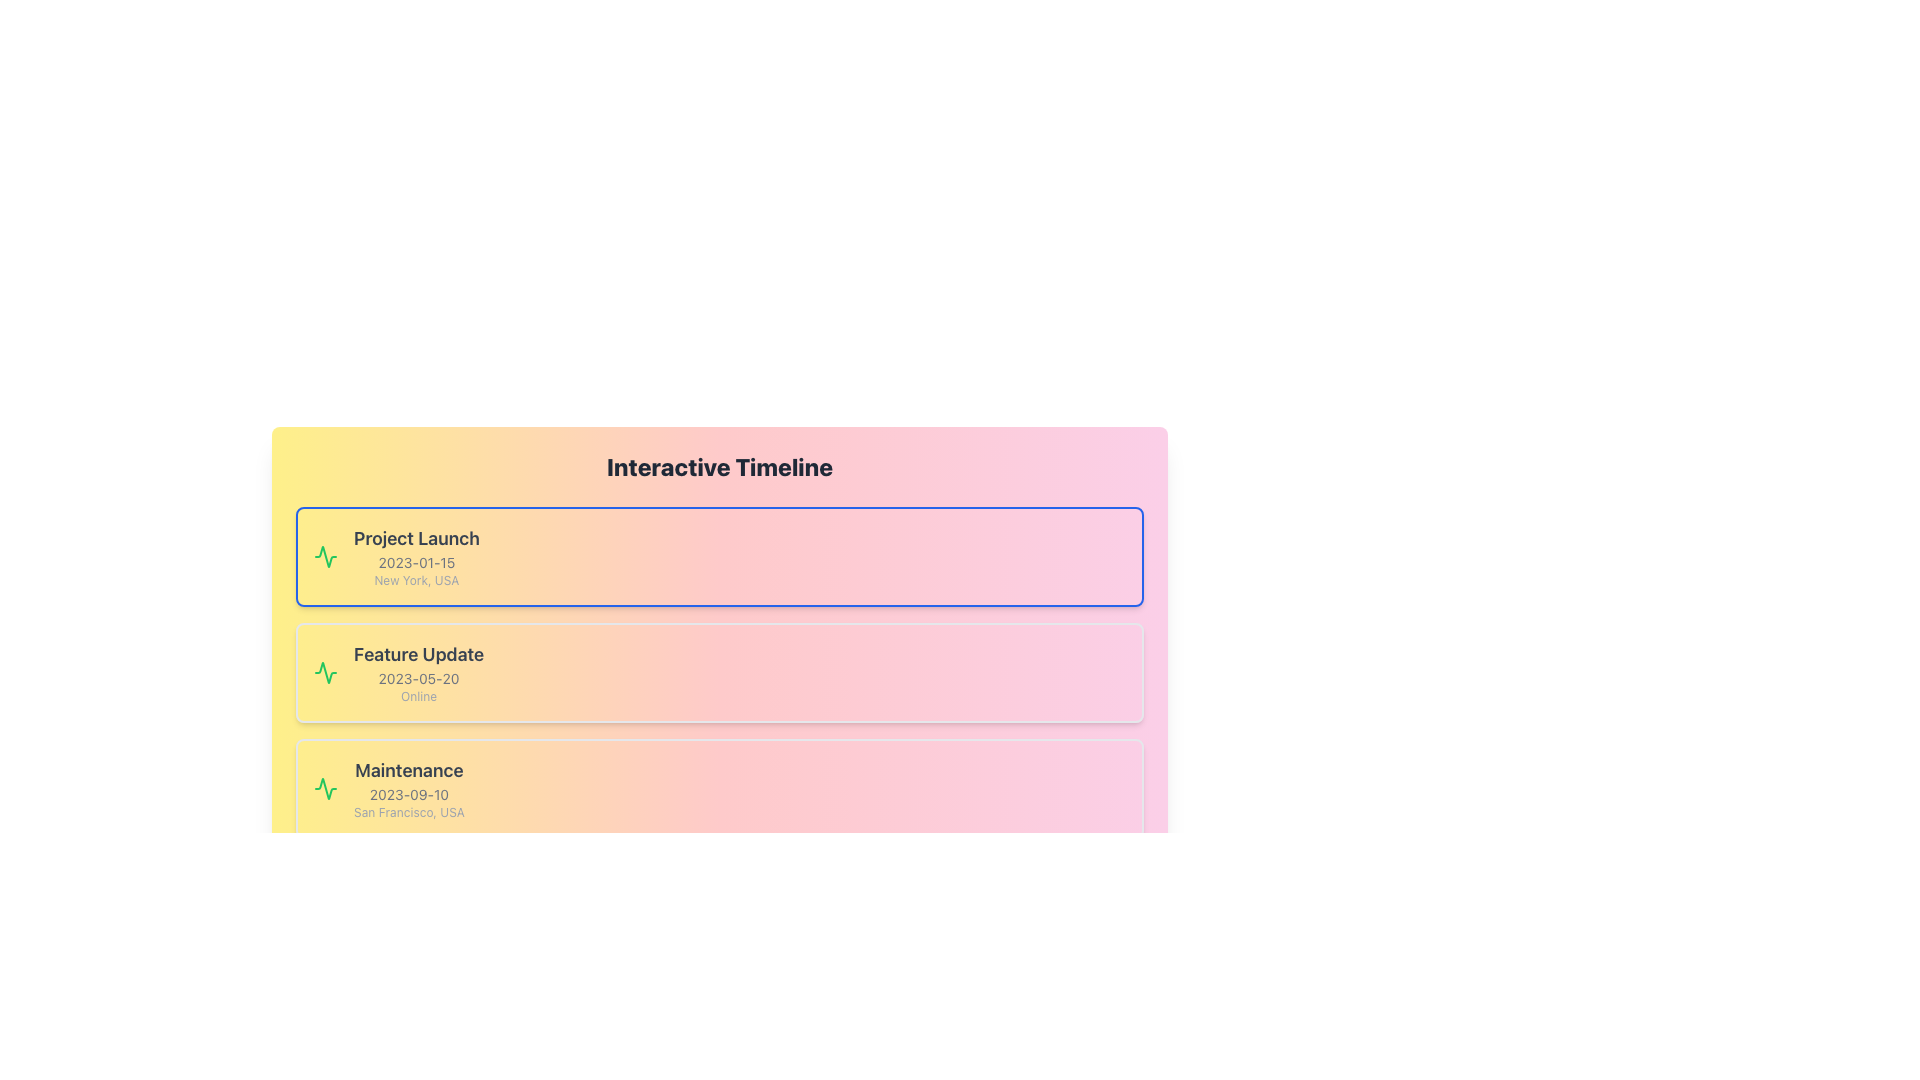 Image resolution: width=1920 pixels, height=1080 pixels. Describe the element at coordinates (326, 672) in the screenshot. I see `the vibrant green jagged waveform icon located in the upper section of the timeline, adjacent to the 'Project Launch' entry` at that location.